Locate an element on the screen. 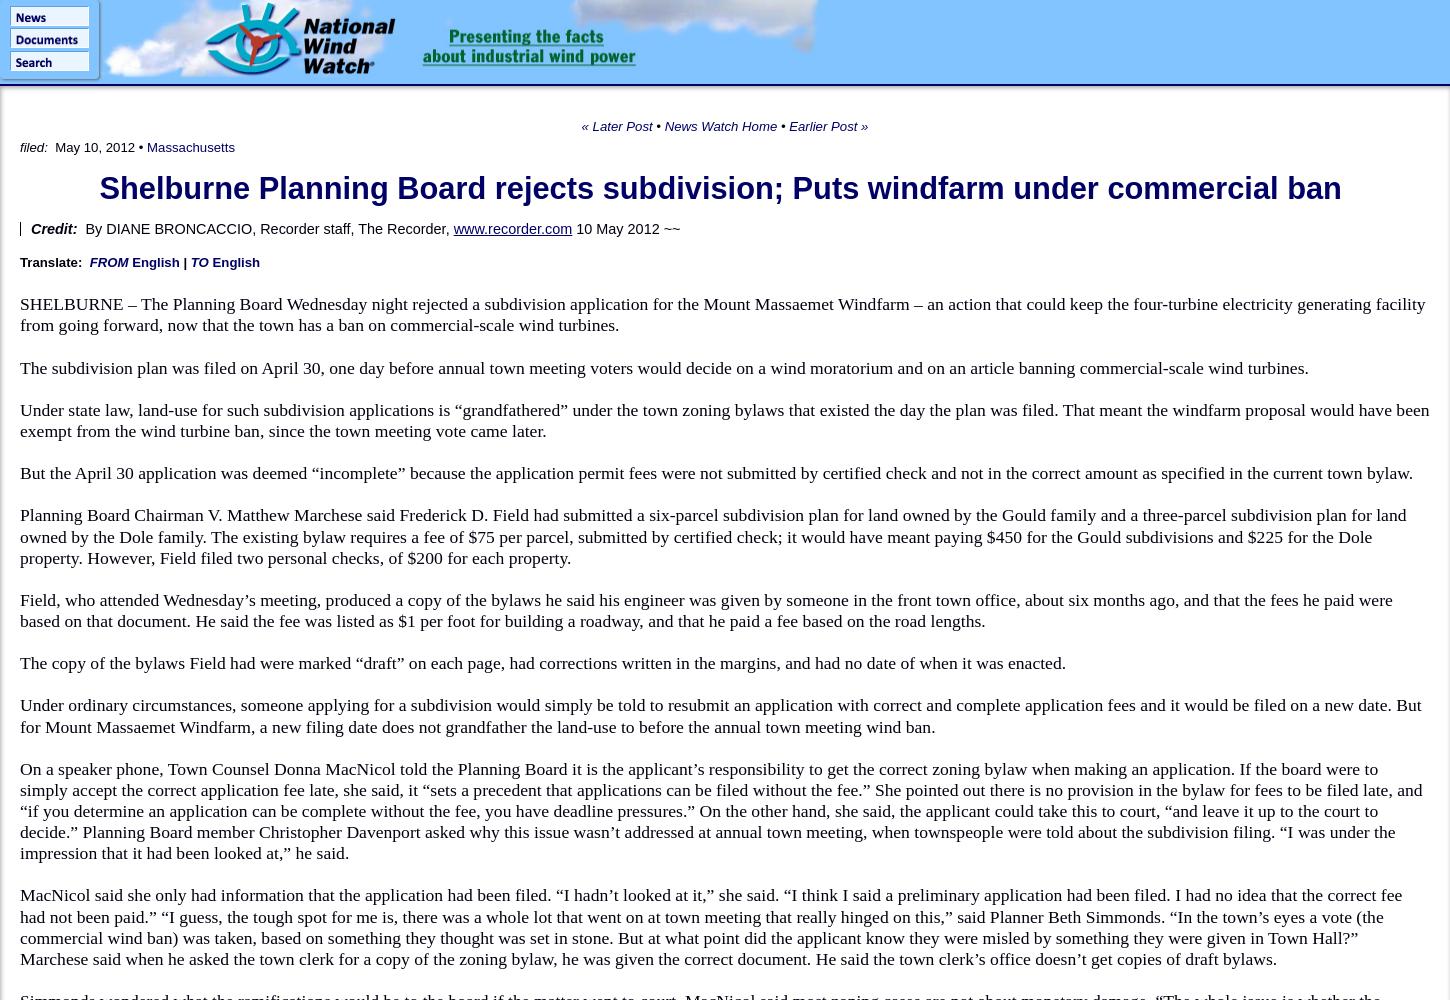  'Earlier Post »' is located at coordinates (828, 126).